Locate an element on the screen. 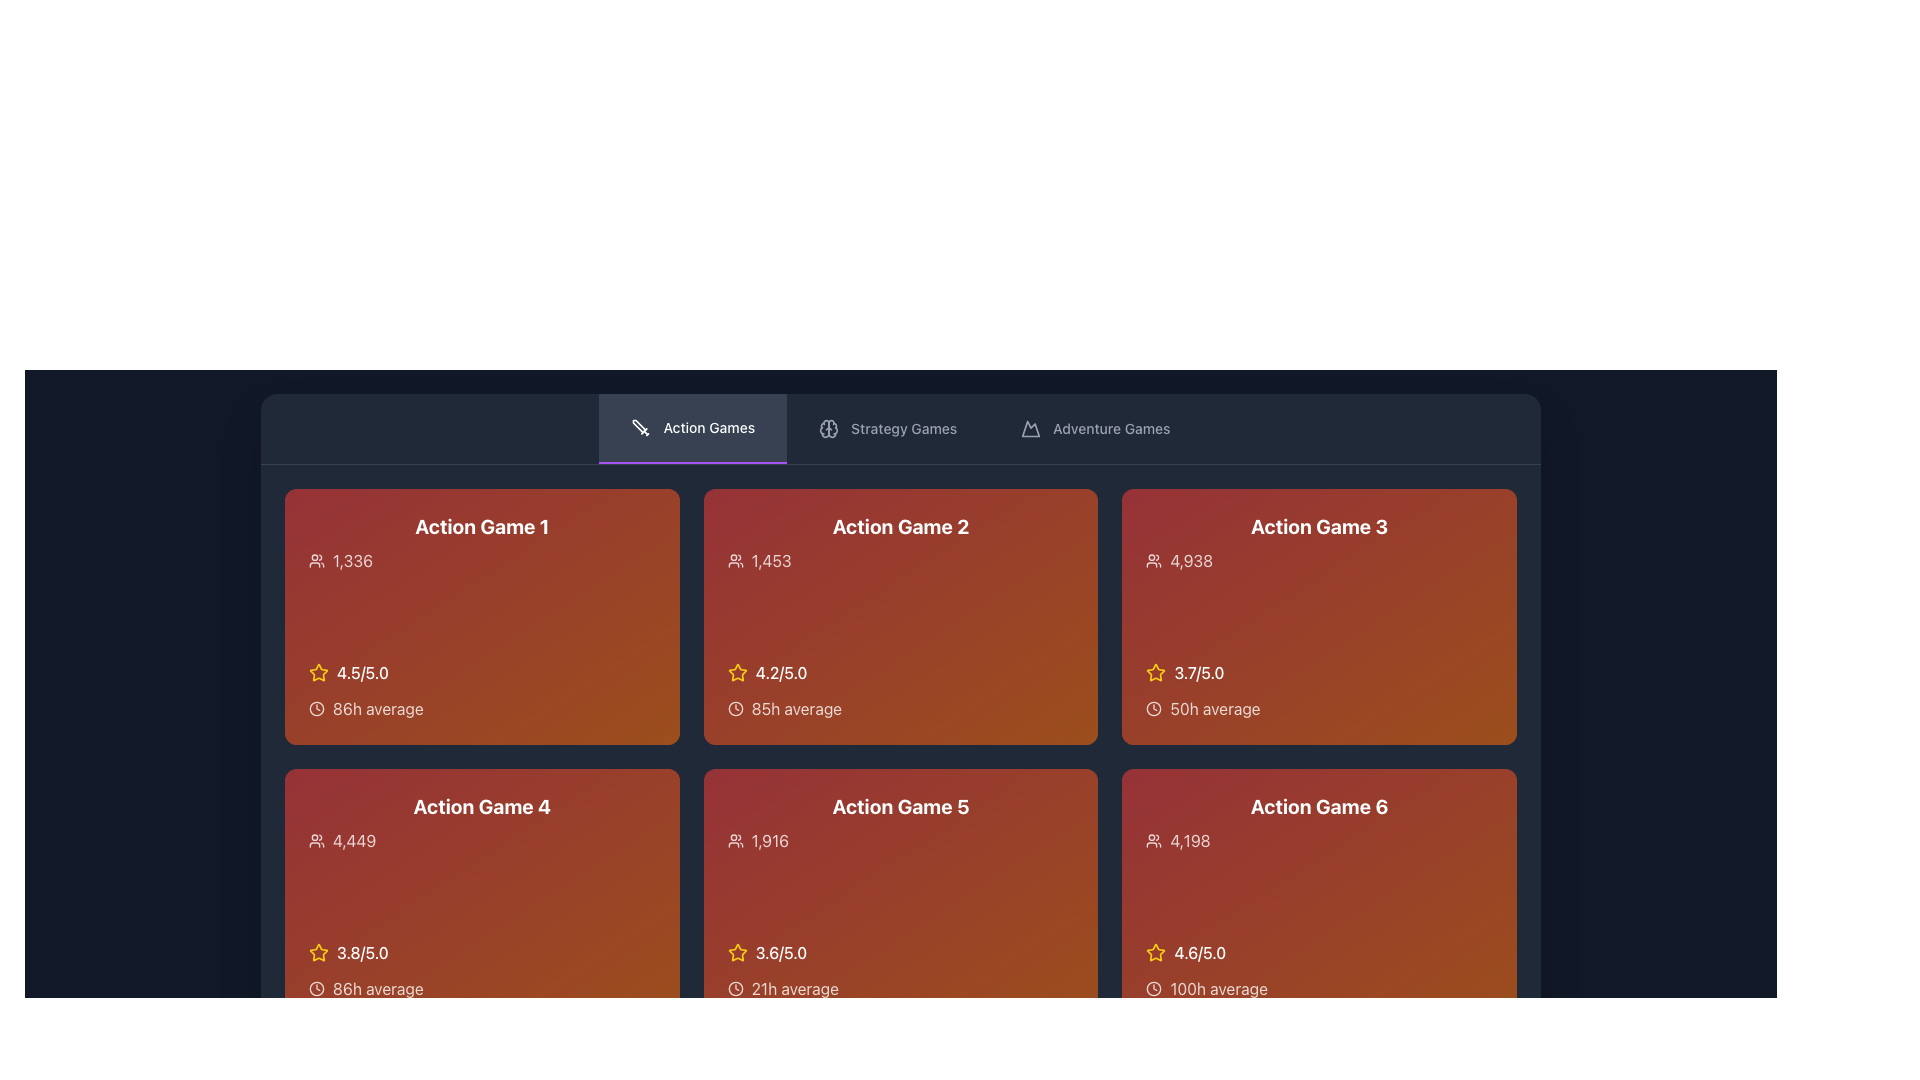  the icon located at the top left corner of the sixth card labeled 'Action Game 6', which precedes the text '4,198' is located at coordinates (1154, 840).